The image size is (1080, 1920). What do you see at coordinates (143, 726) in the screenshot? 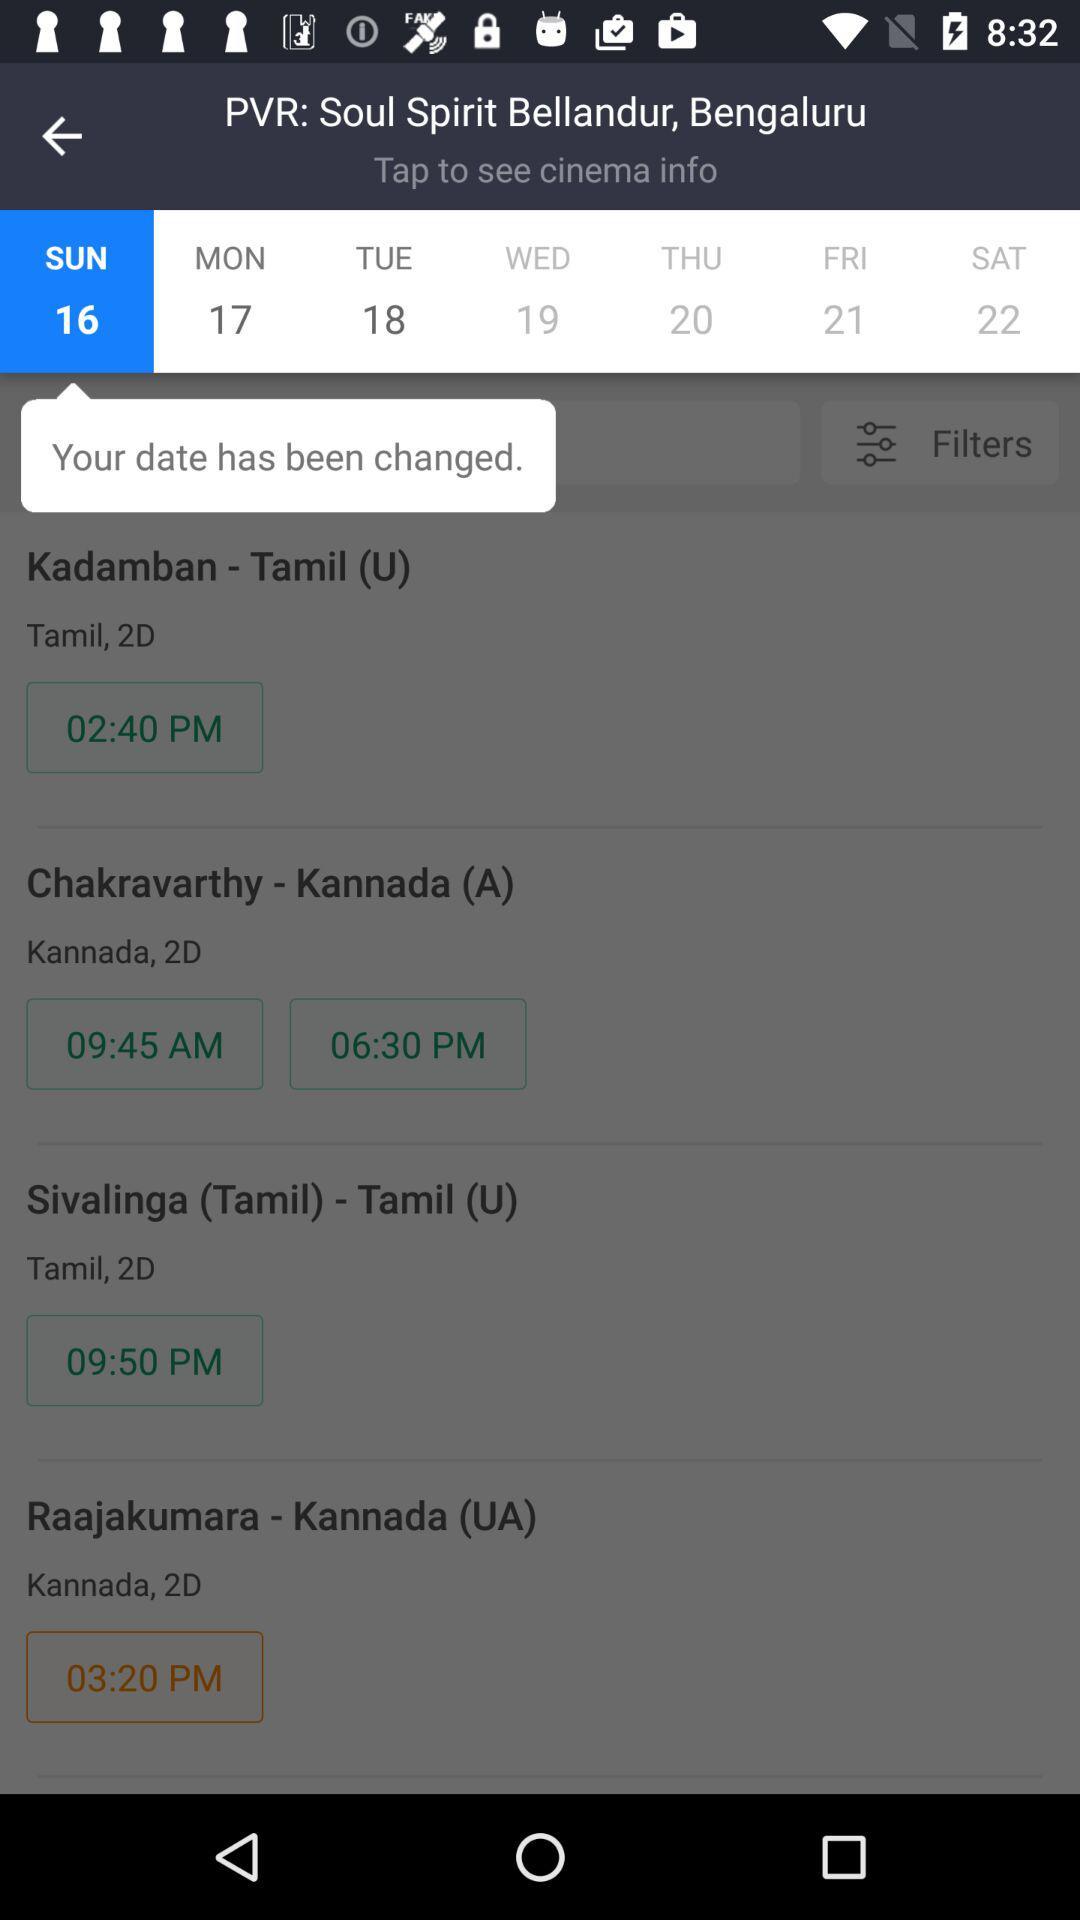
I see `02:40 pm icon` at bounding box center [143, 726].